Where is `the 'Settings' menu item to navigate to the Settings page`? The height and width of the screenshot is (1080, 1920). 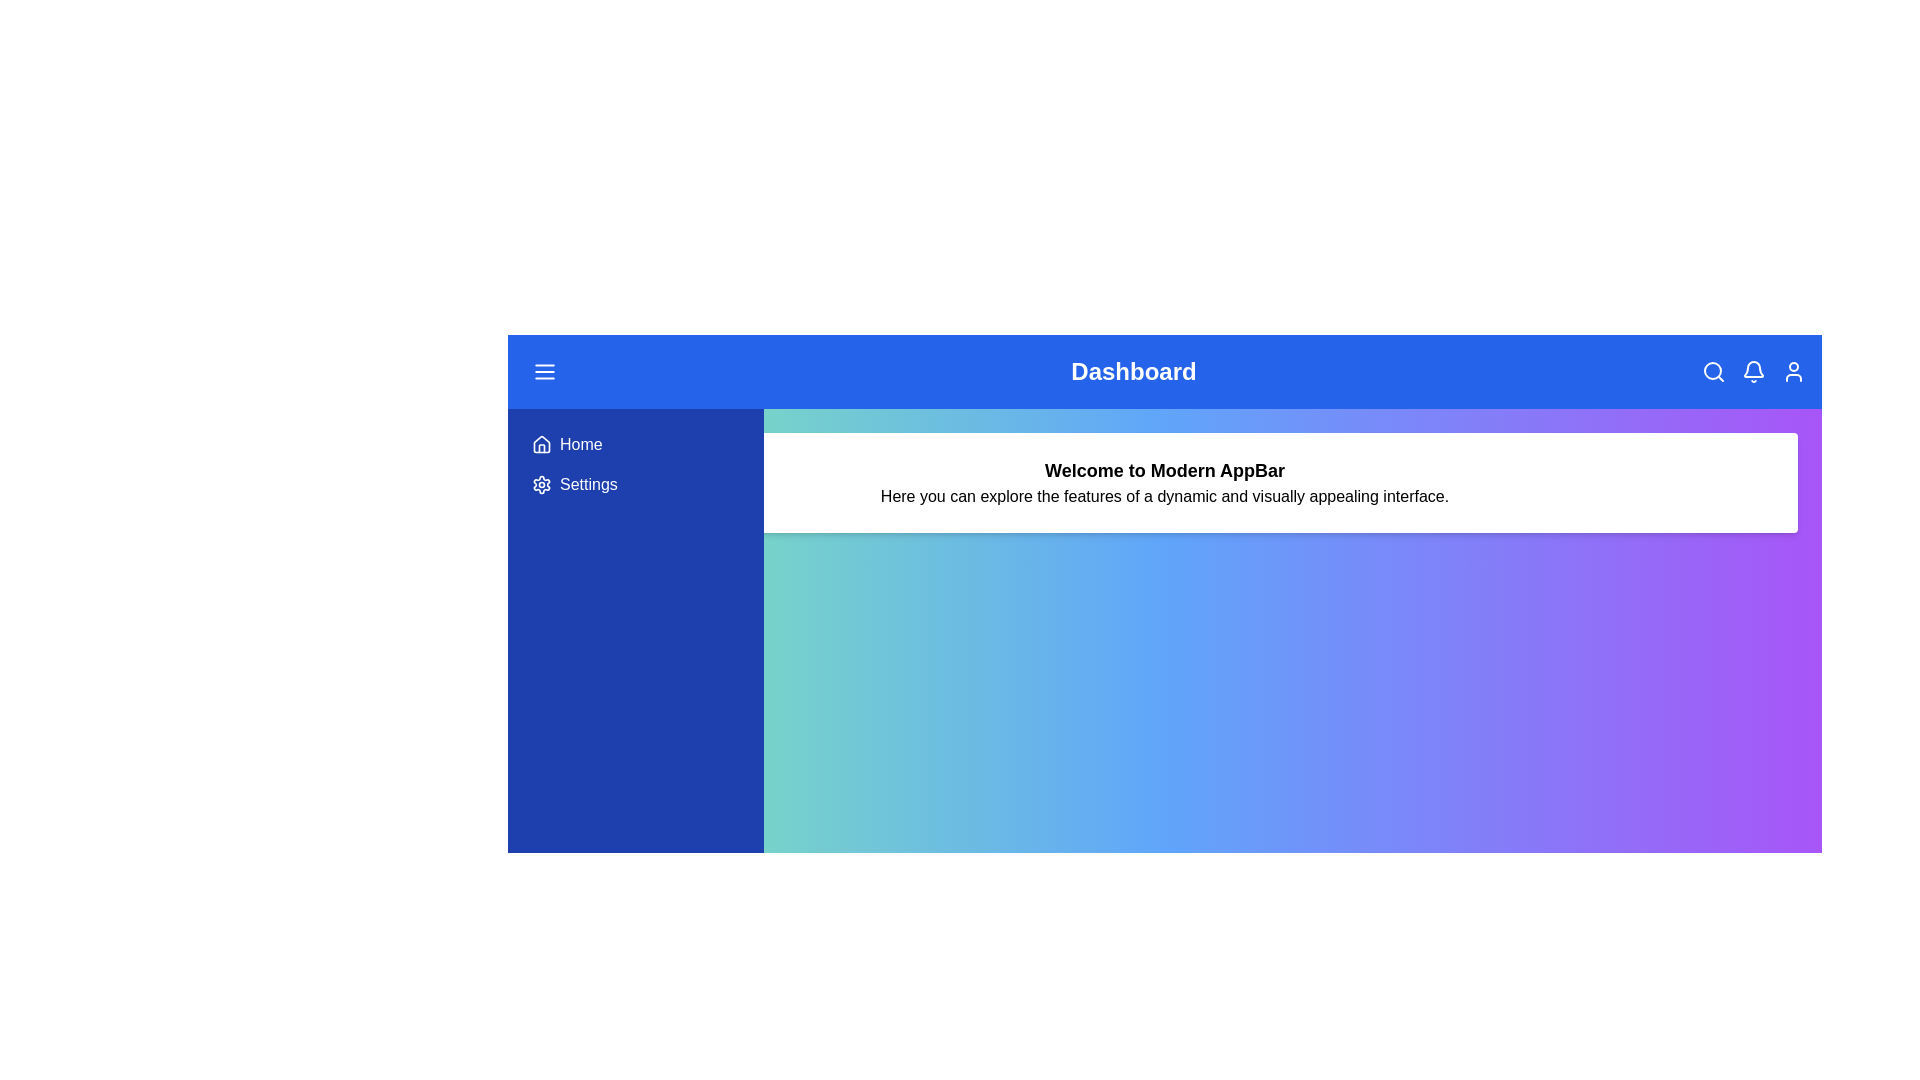
the 'Settings' menu item to navigate to the Settings page is located at coordinates (634, 485).